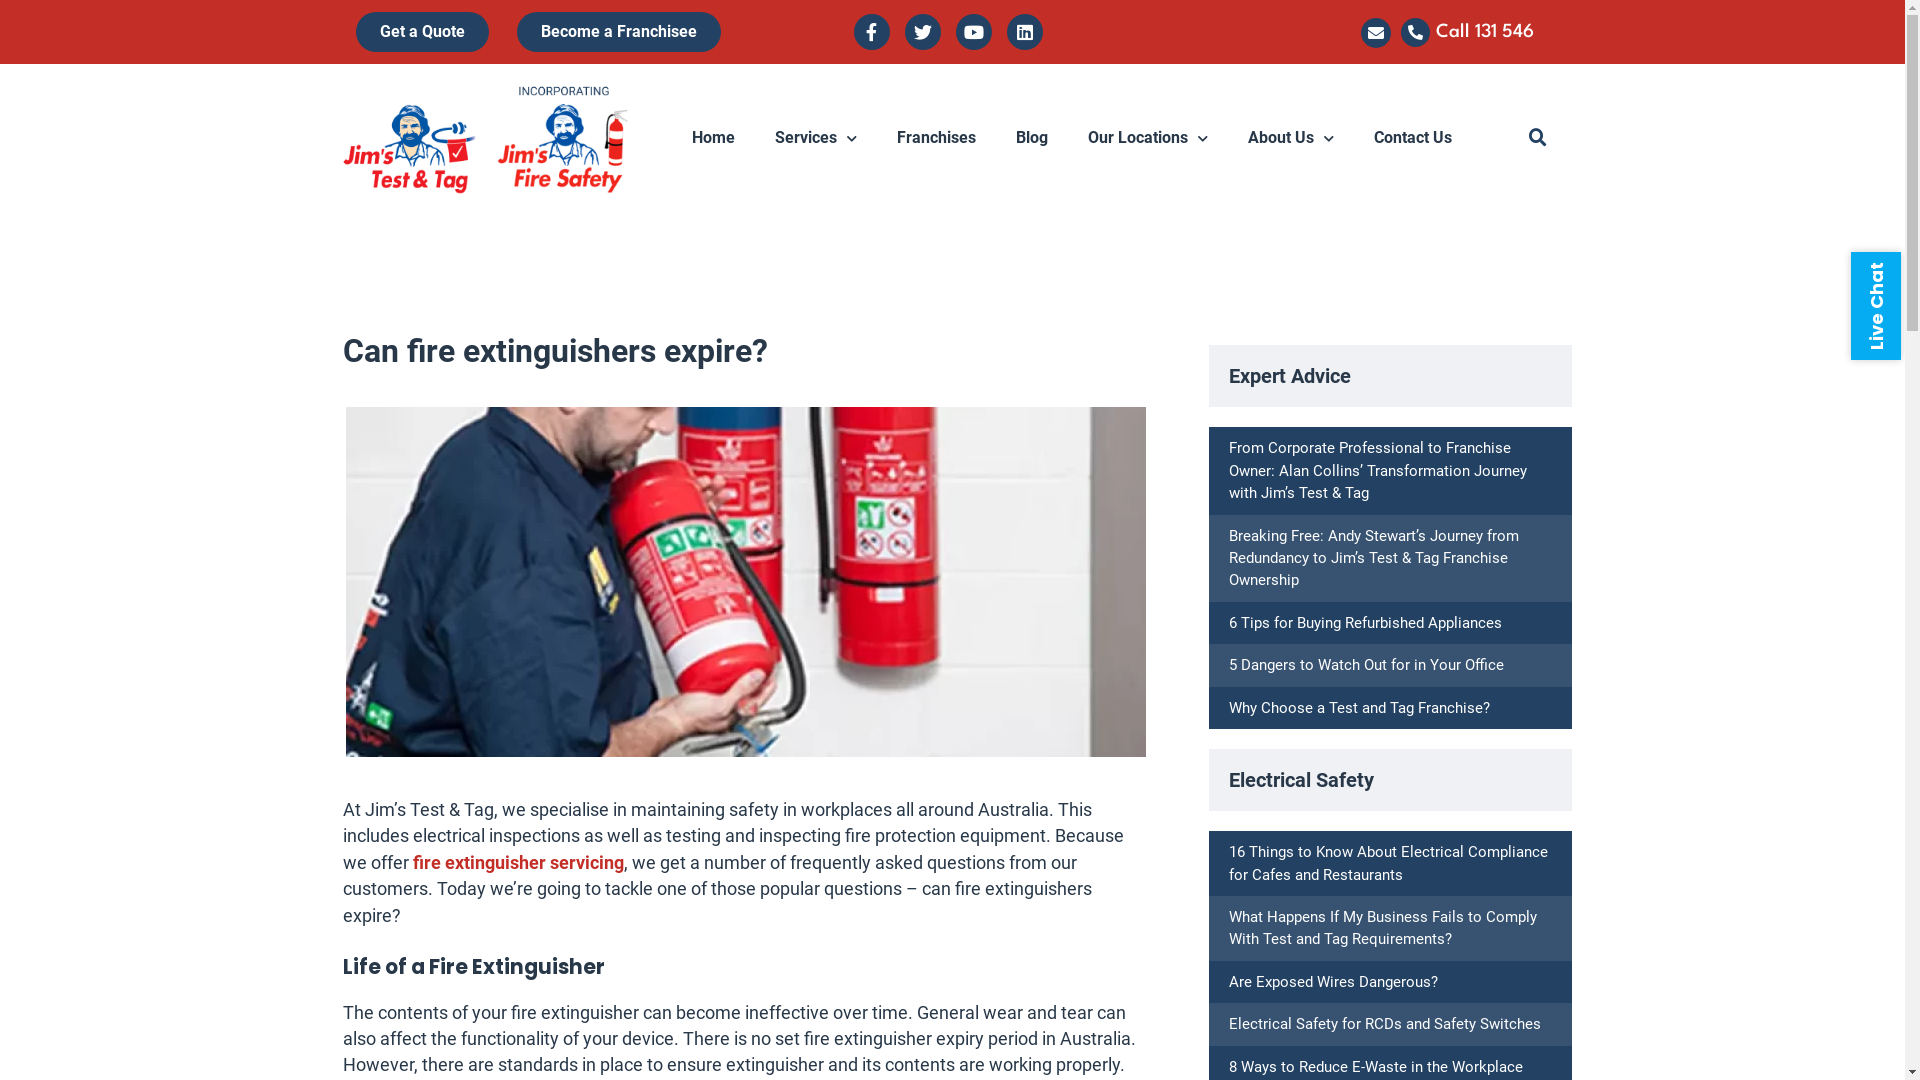 Image resolution: width=1920 pixels, height=1080 pixels. Describe the element at coordinates (1291, 137) in the screenshot. I see `'About Us'` at that location.